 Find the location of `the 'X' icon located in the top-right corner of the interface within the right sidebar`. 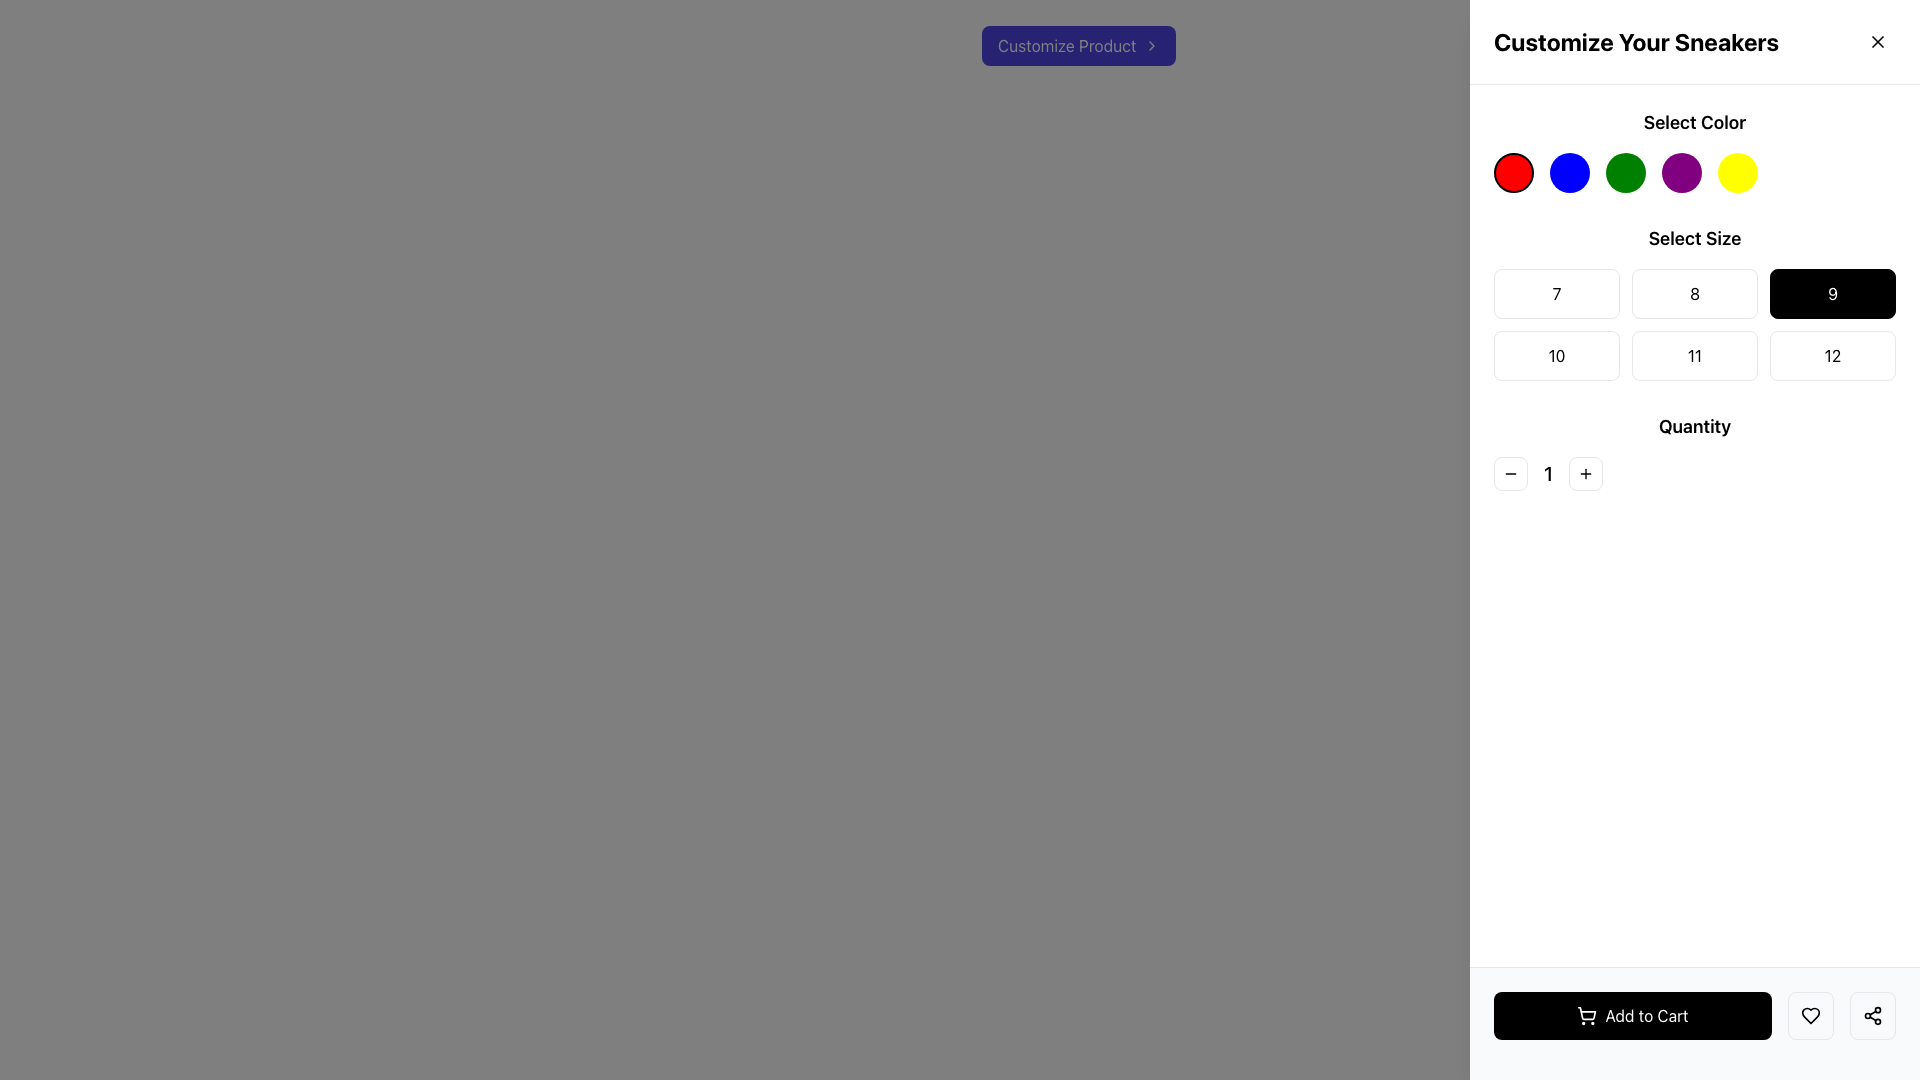

the 'X' icon located in the top-right corner of the interface within the right sidebar is located at coordinates (1876, 42).